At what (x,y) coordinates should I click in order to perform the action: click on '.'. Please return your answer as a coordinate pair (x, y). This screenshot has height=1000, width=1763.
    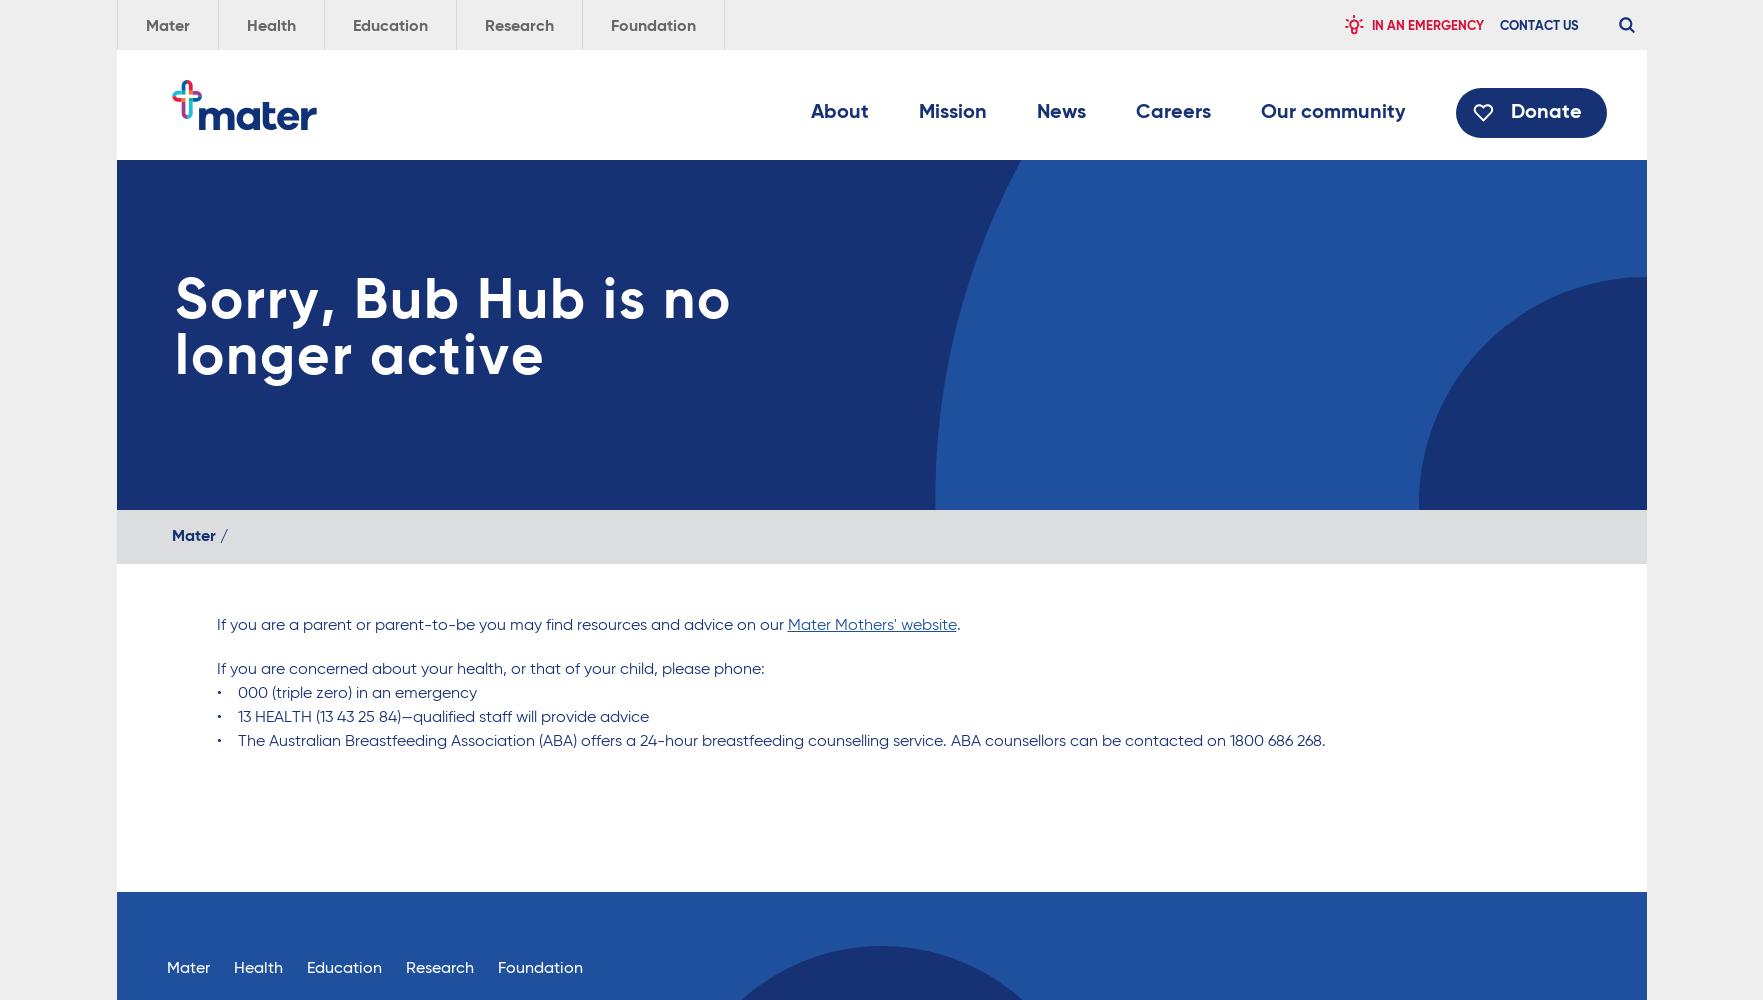
    Looking at the image, I should click on (957, 626).